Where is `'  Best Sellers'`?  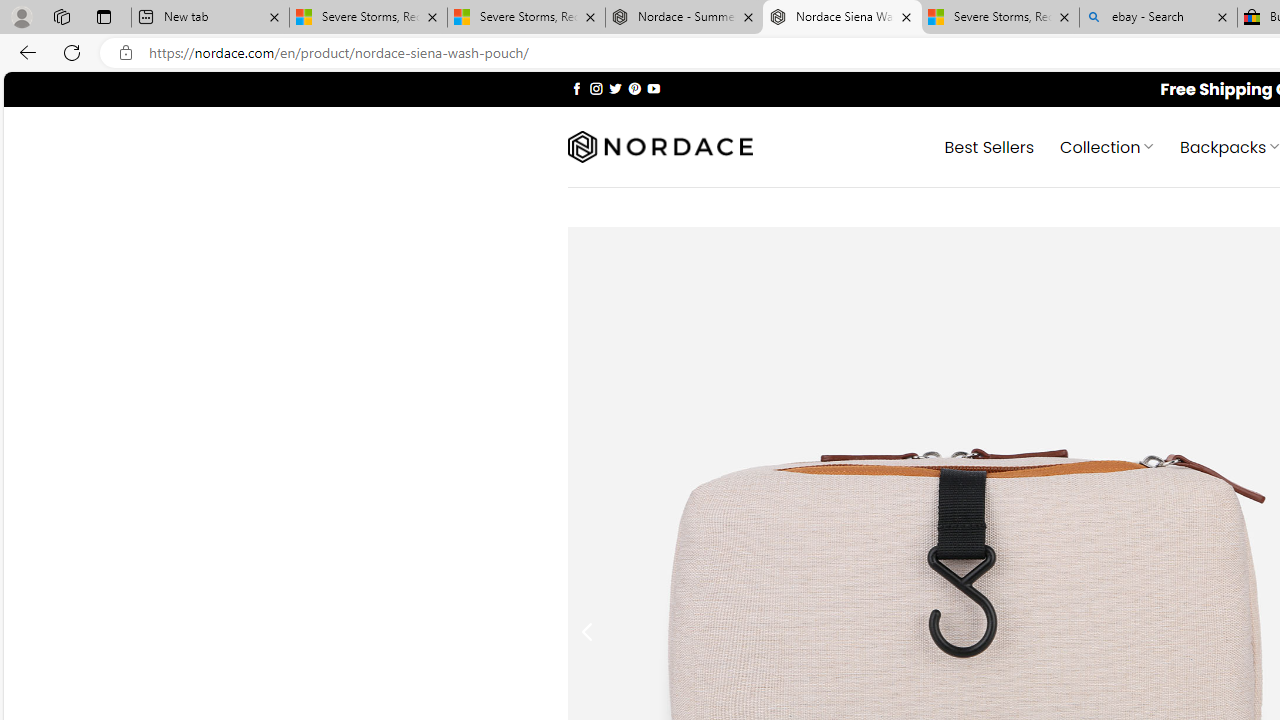 '  Best Sellers' is located at coordinates (990, 145).